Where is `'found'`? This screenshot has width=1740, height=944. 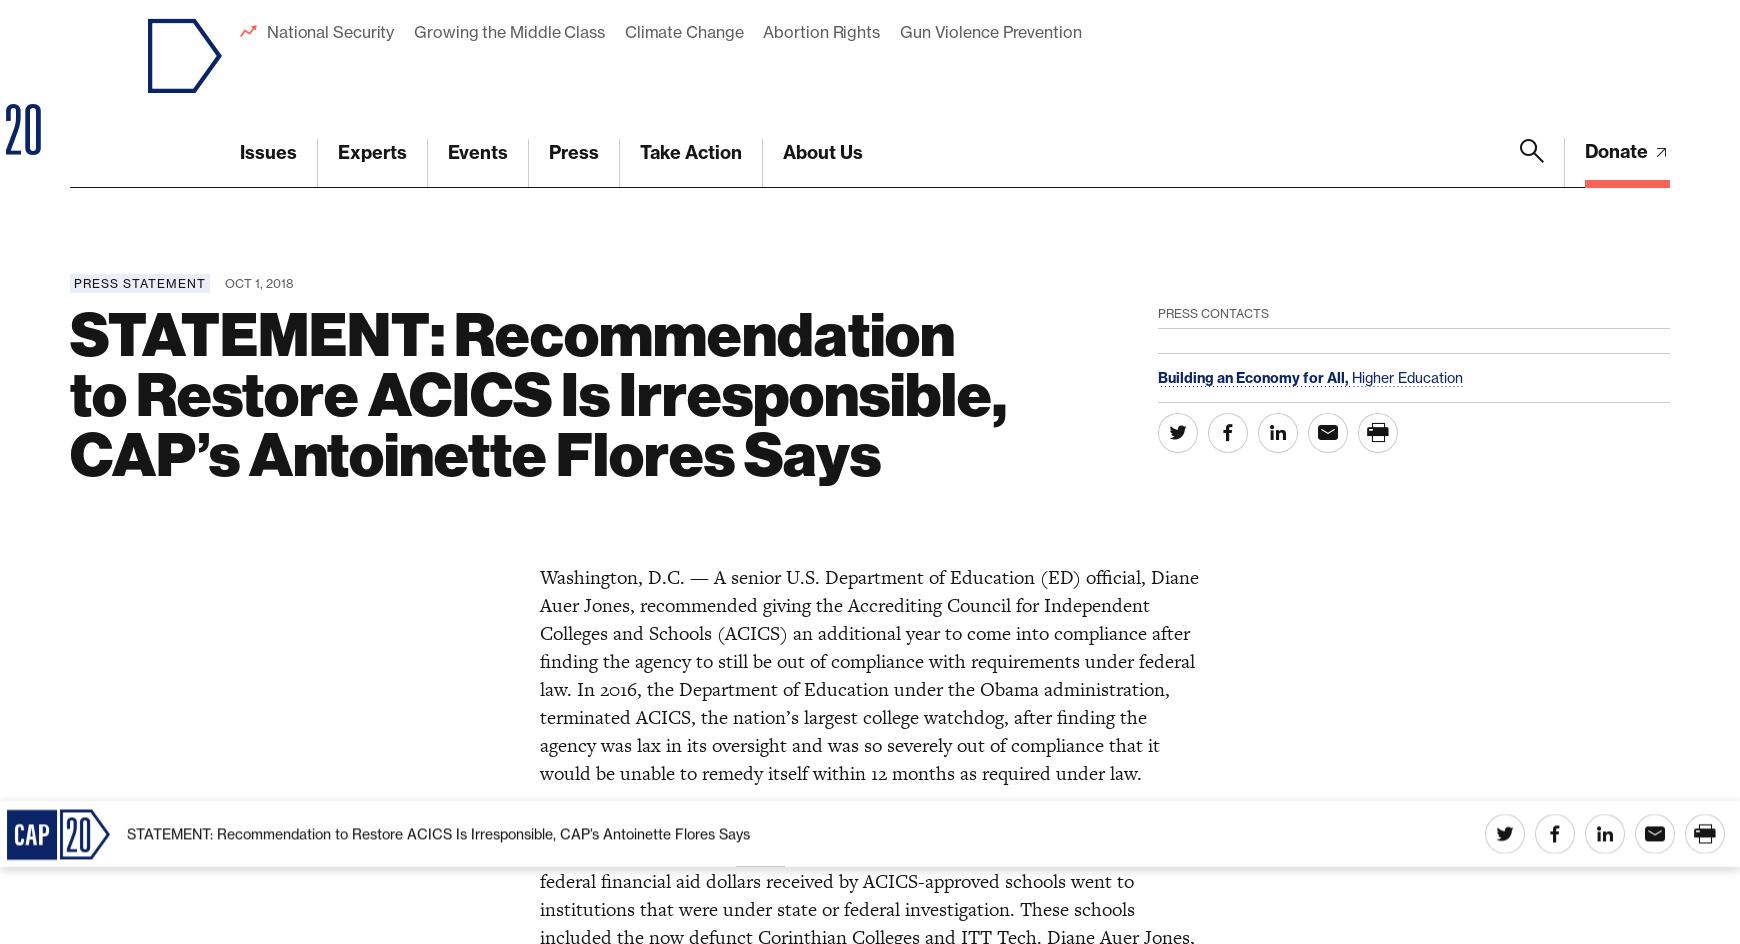
'found' is located at coordinates (760, 52).